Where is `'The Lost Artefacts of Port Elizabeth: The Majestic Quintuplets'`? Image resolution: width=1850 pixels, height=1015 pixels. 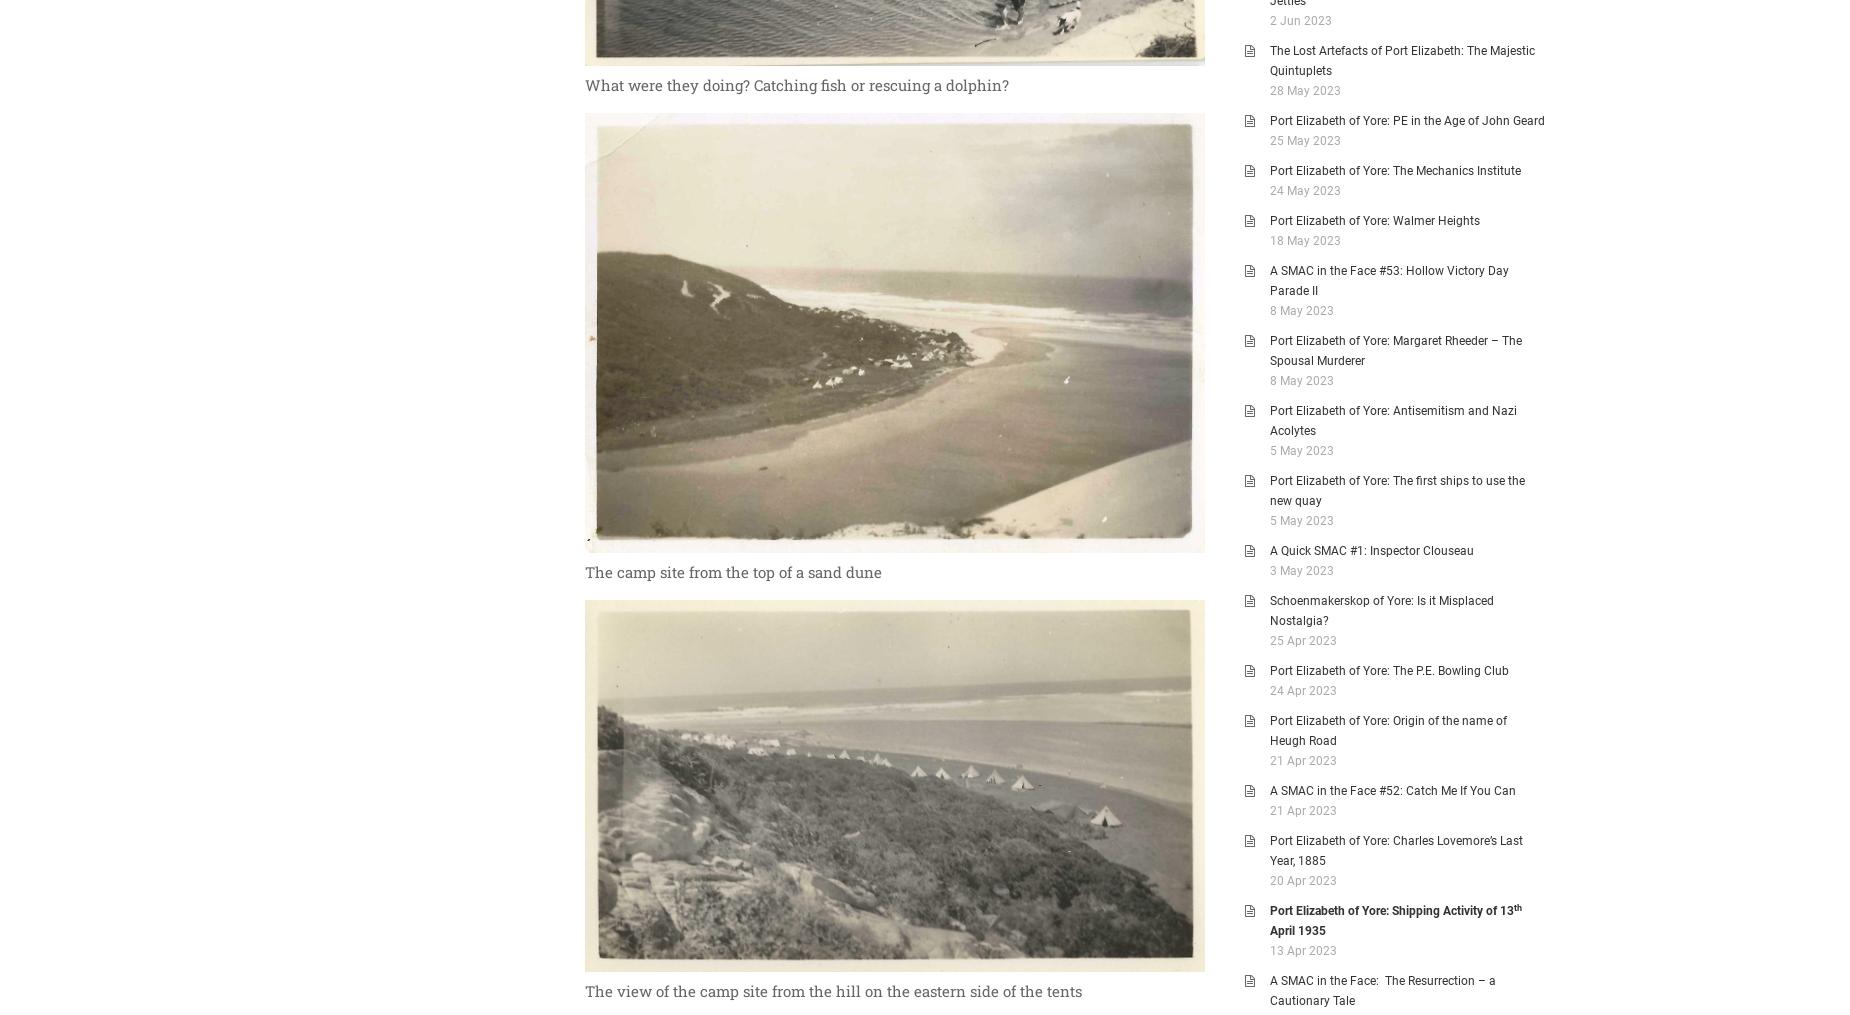 'The Lost Artefacts of Port Elizabeth: The Majestic Quintuplets' is located at coordinates (1269, 60).